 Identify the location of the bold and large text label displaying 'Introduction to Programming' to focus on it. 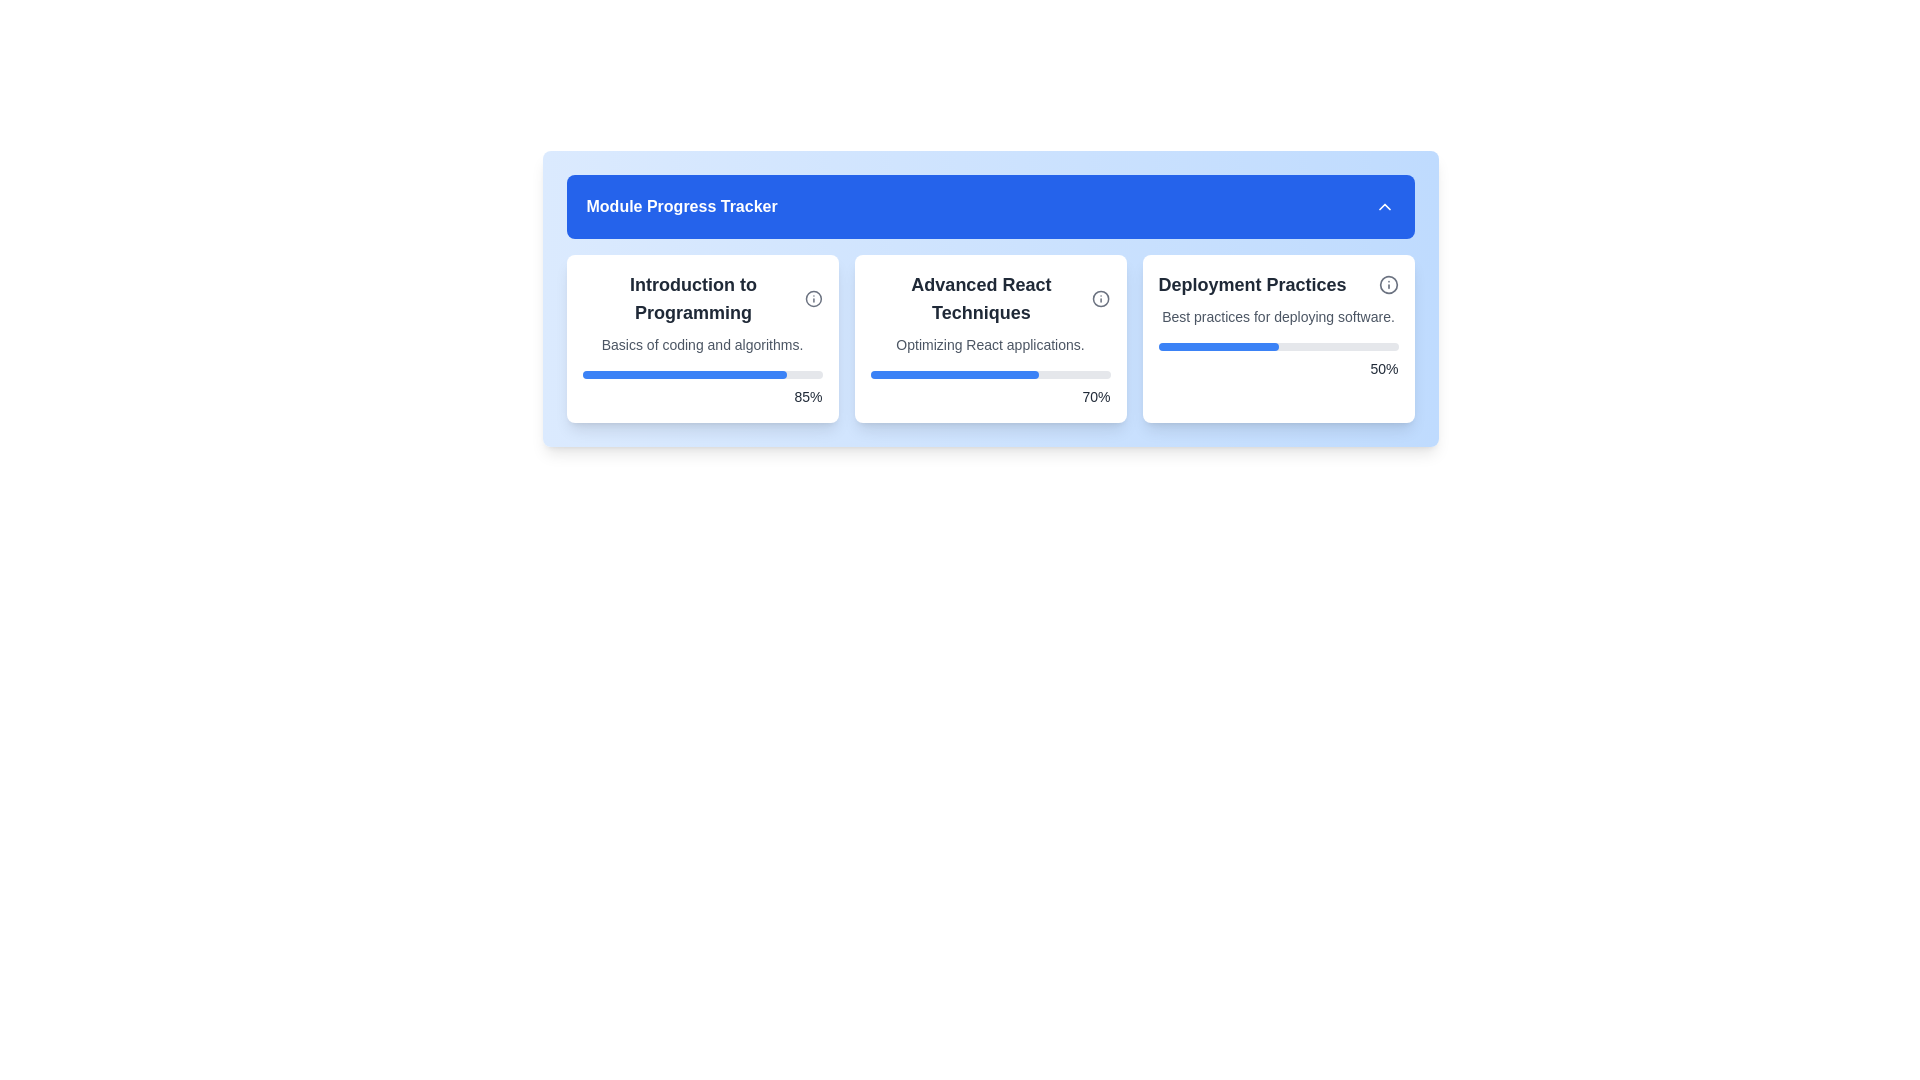
(702, 299).